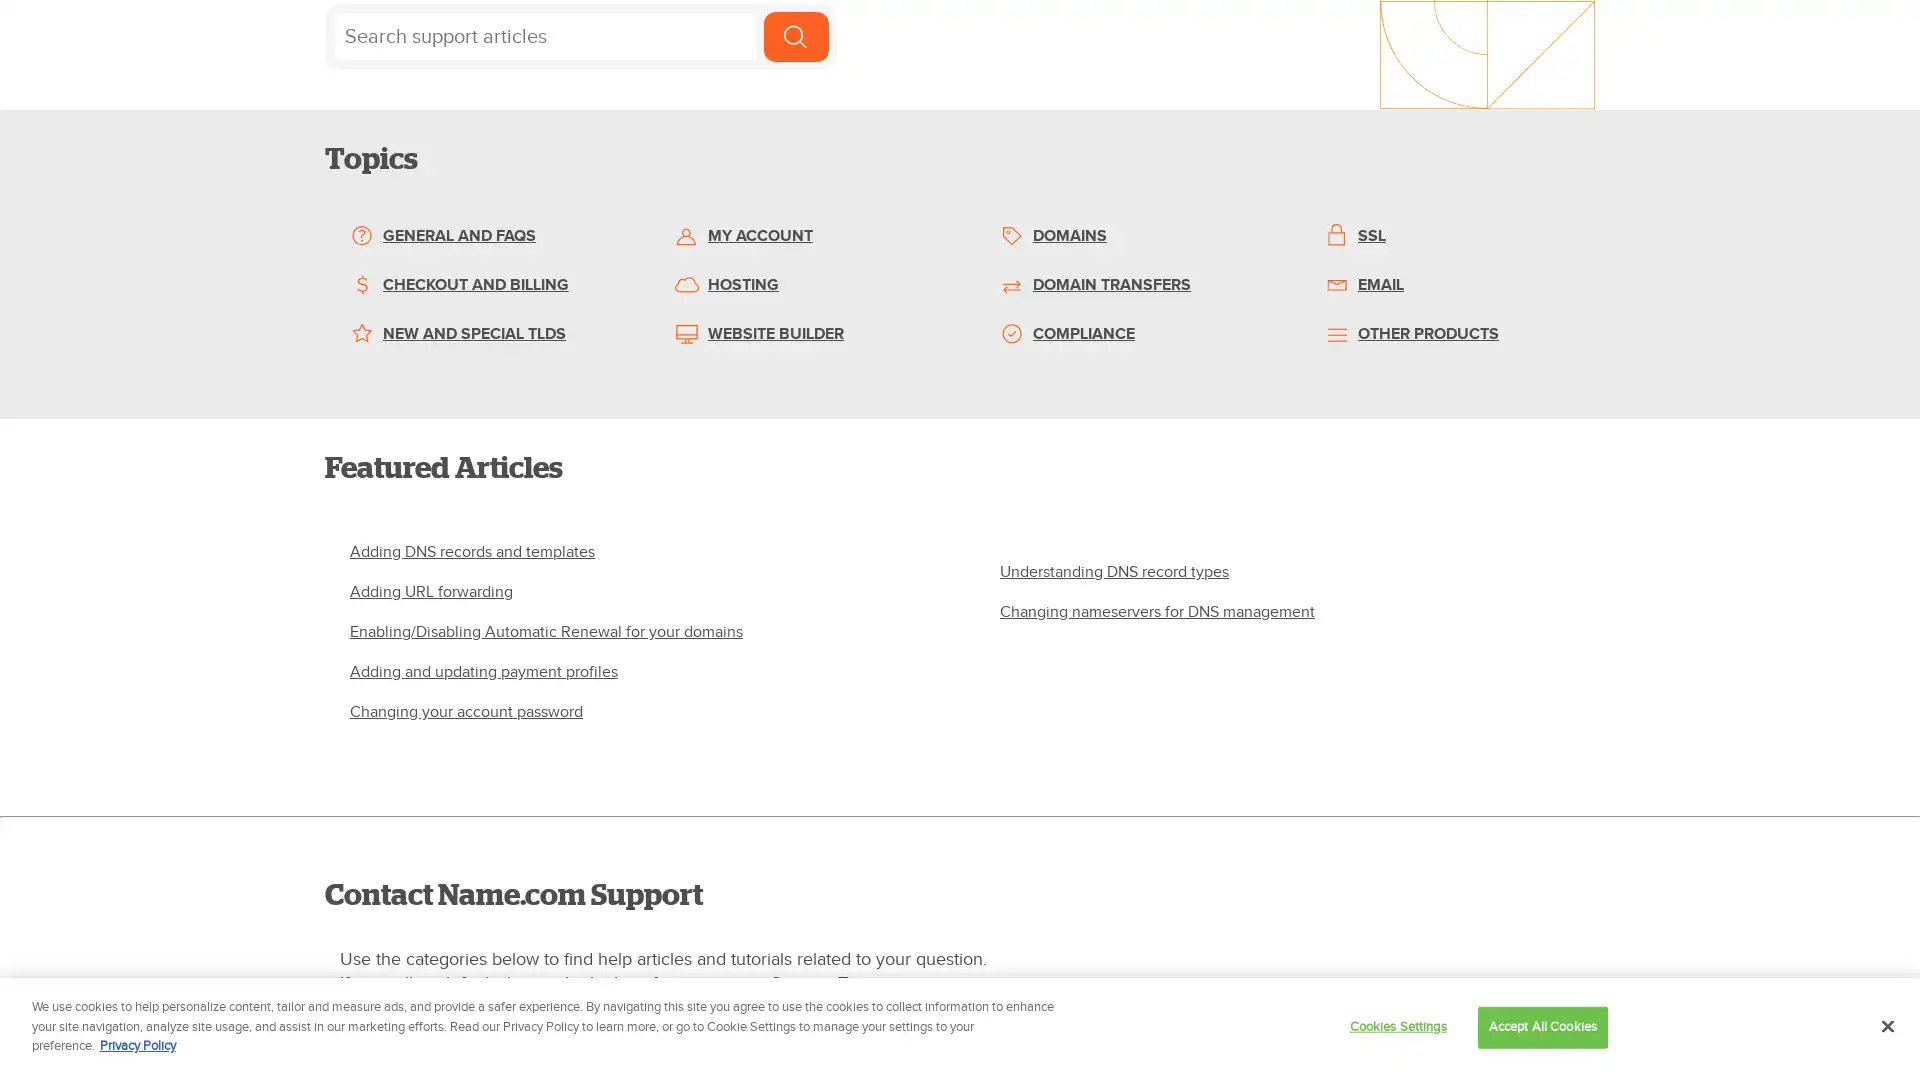 This screenshot has width=1920, height=1080. Describe the element at coordinates (1541, 1026) in the screenshot. I see `Accept All Cookies` at that location.